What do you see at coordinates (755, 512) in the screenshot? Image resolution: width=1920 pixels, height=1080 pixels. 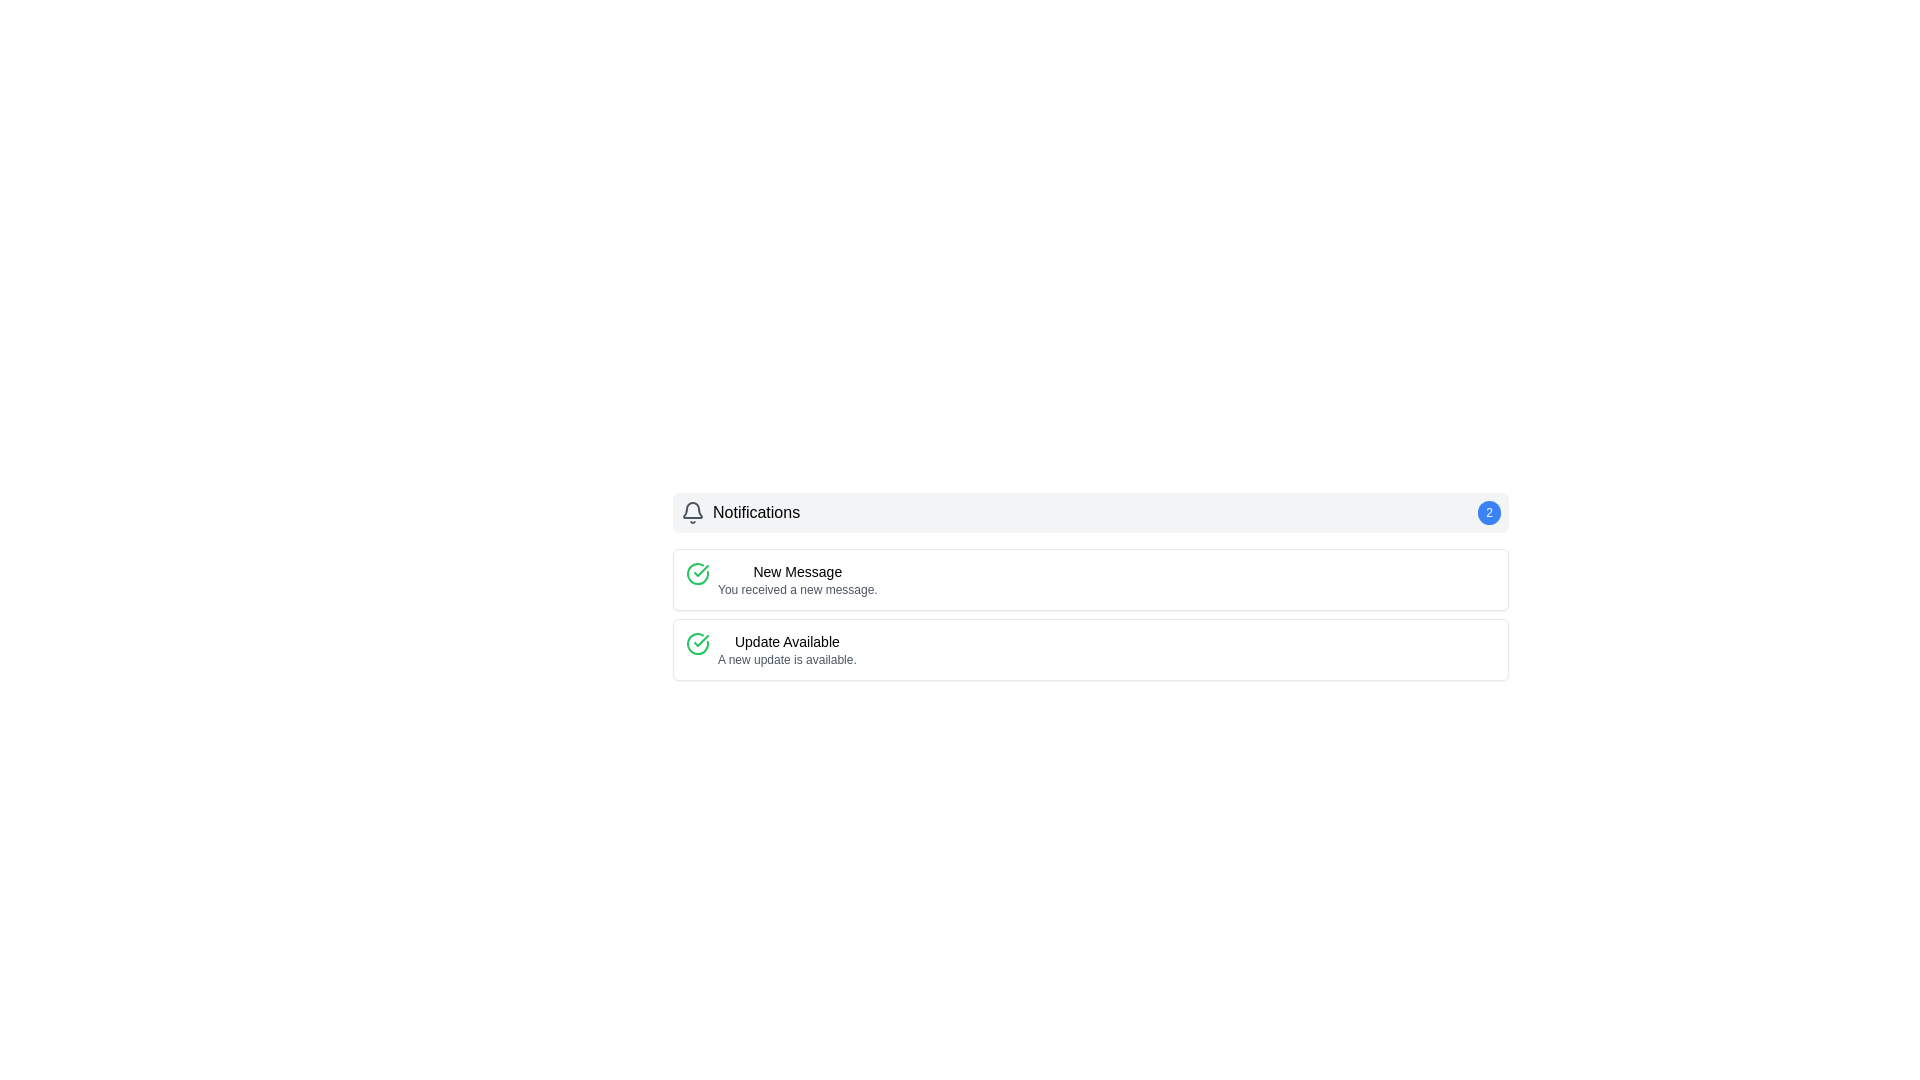 I see `the 'Notifications' text label, which serves as the title for the notification area and is located near the top of the section that lists notifications` at bounding box center [755, 512].